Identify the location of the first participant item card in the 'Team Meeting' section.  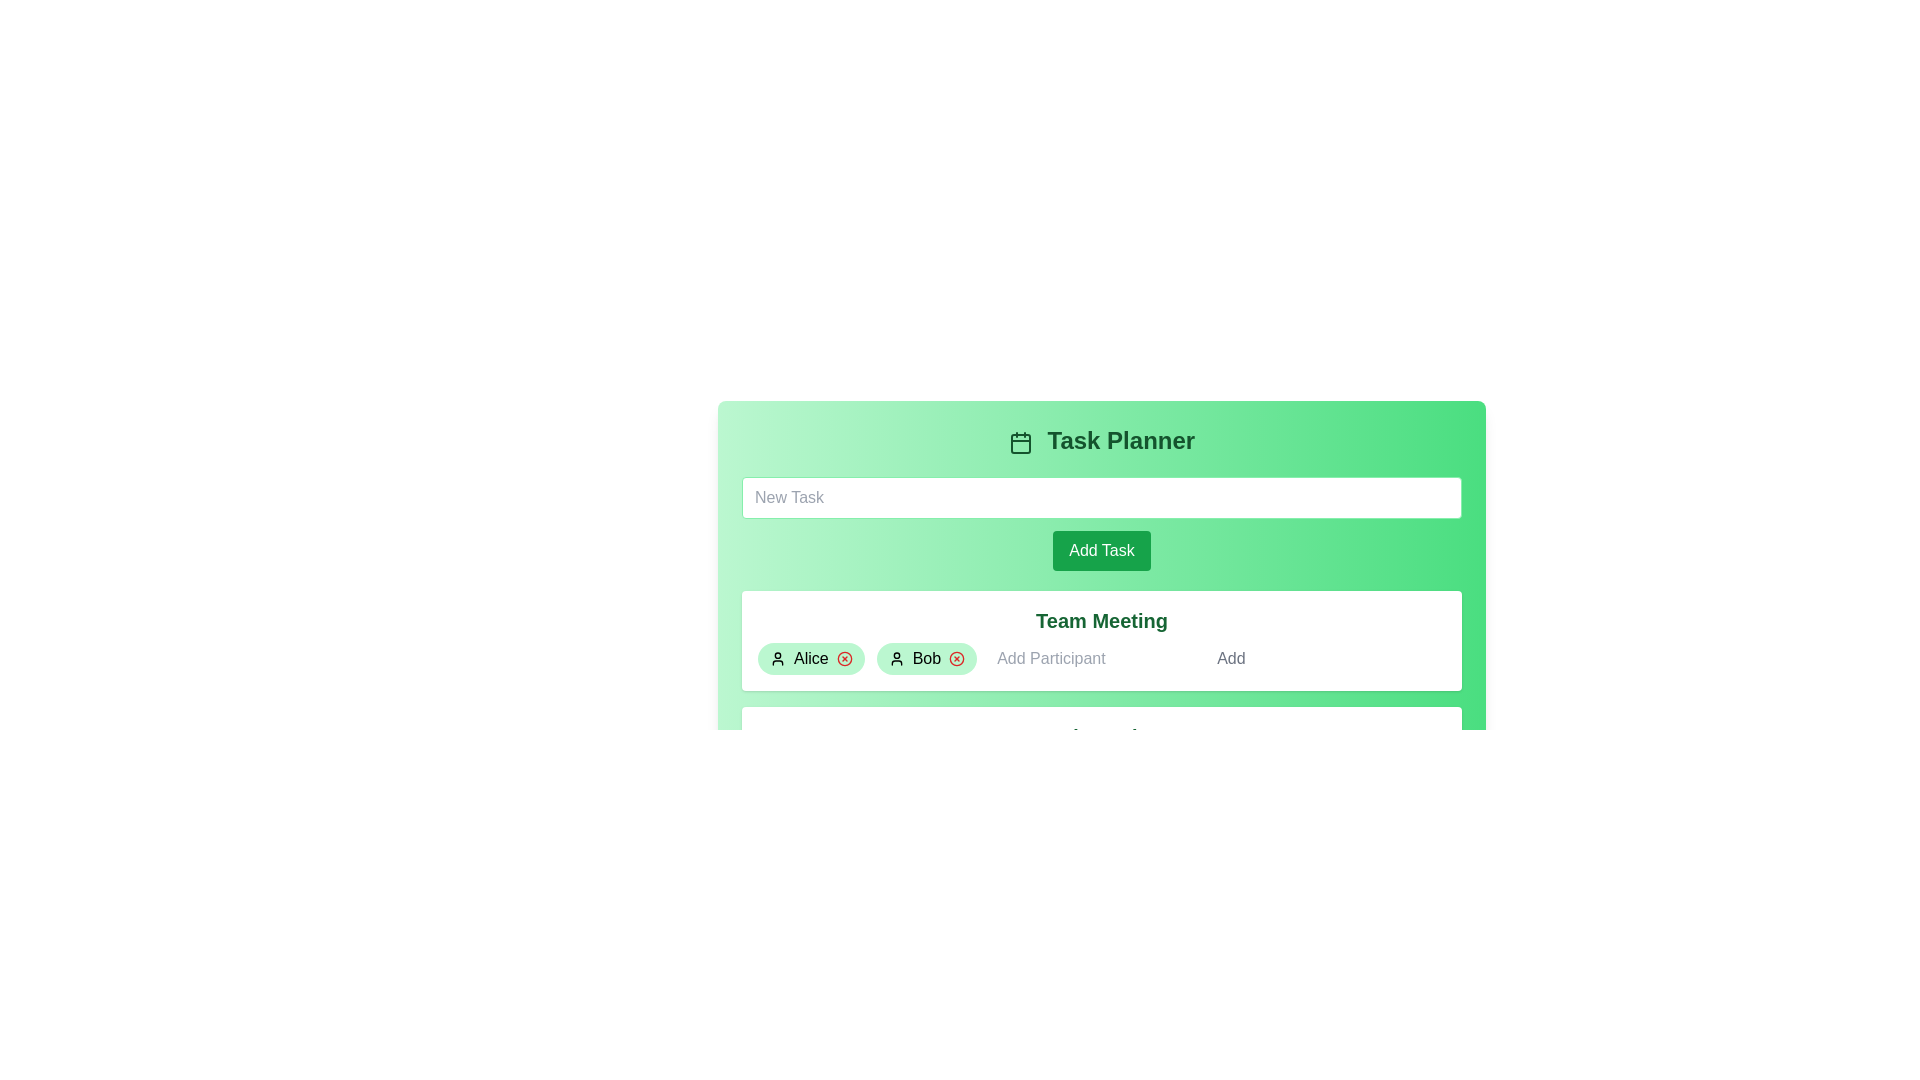
(811, 659).